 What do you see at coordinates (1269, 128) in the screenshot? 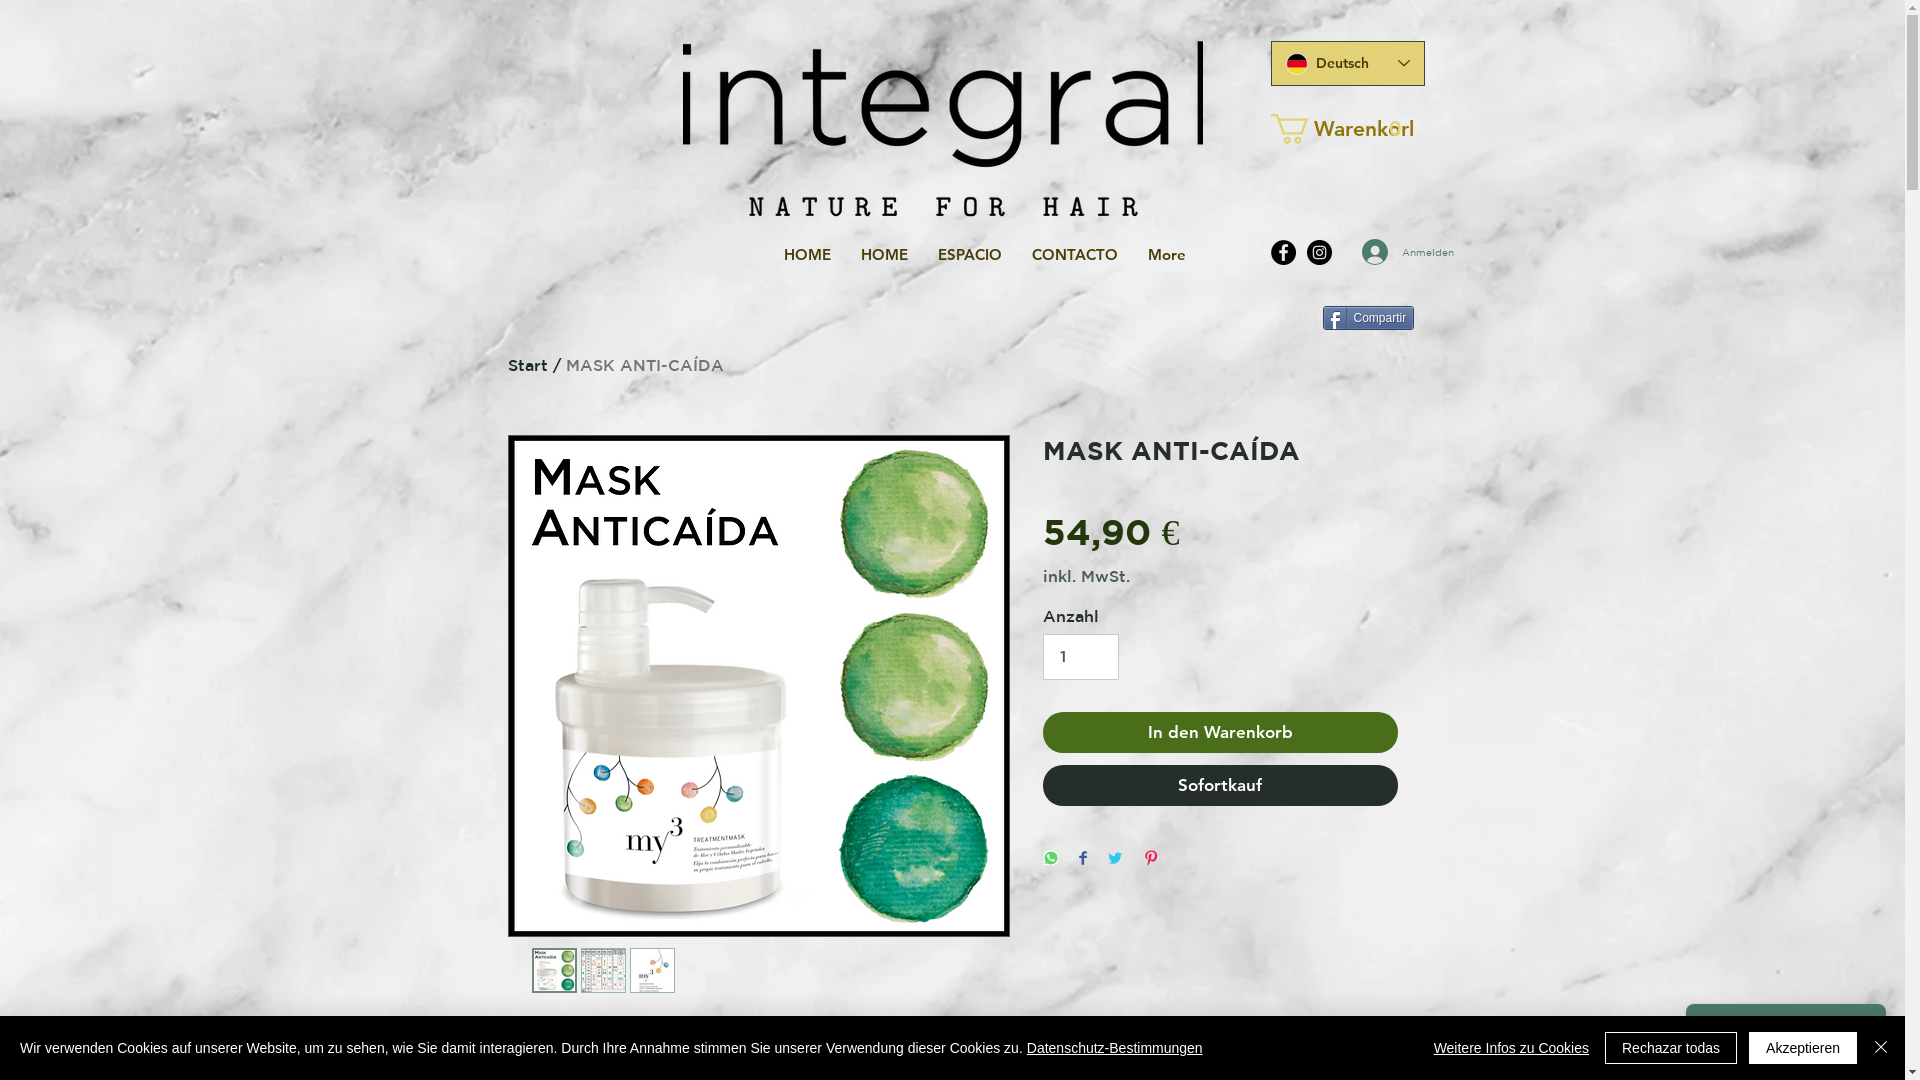
I see `'Warenkorb` at bounding box center [1269, 128].